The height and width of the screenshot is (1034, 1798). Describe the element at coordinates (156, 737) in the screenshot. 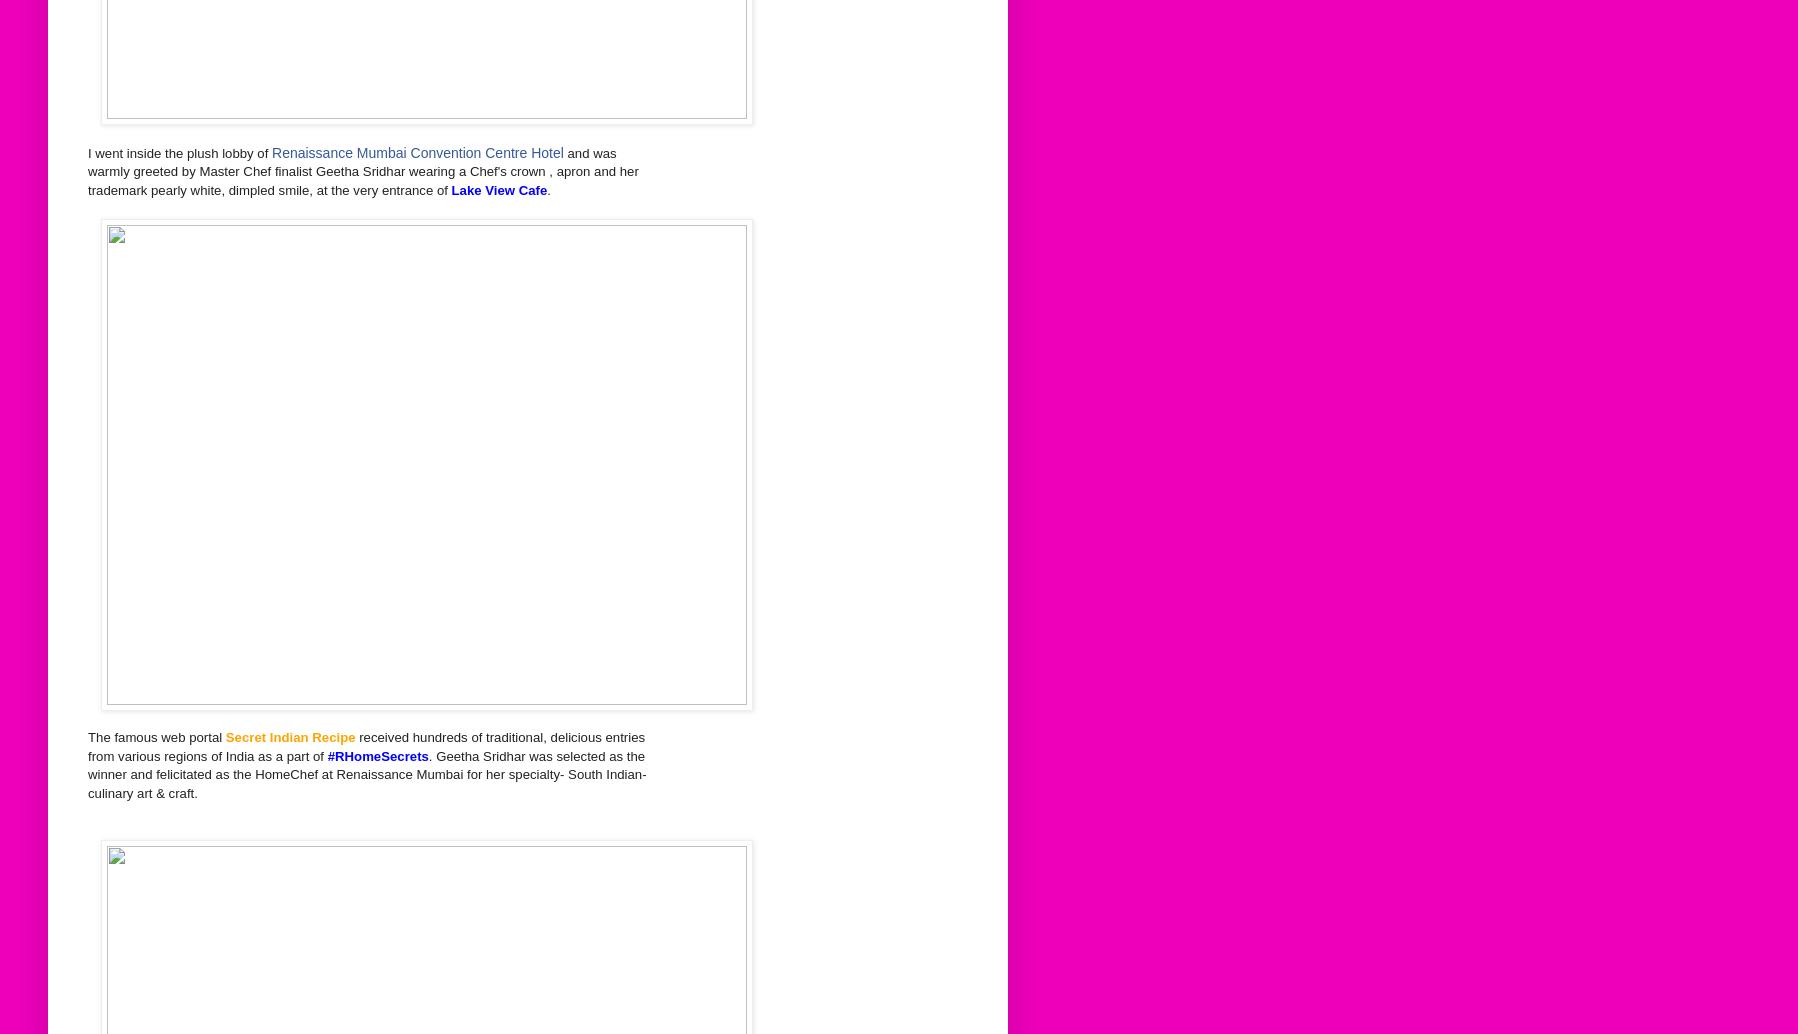

I see `'The famous web portal'` at that location.